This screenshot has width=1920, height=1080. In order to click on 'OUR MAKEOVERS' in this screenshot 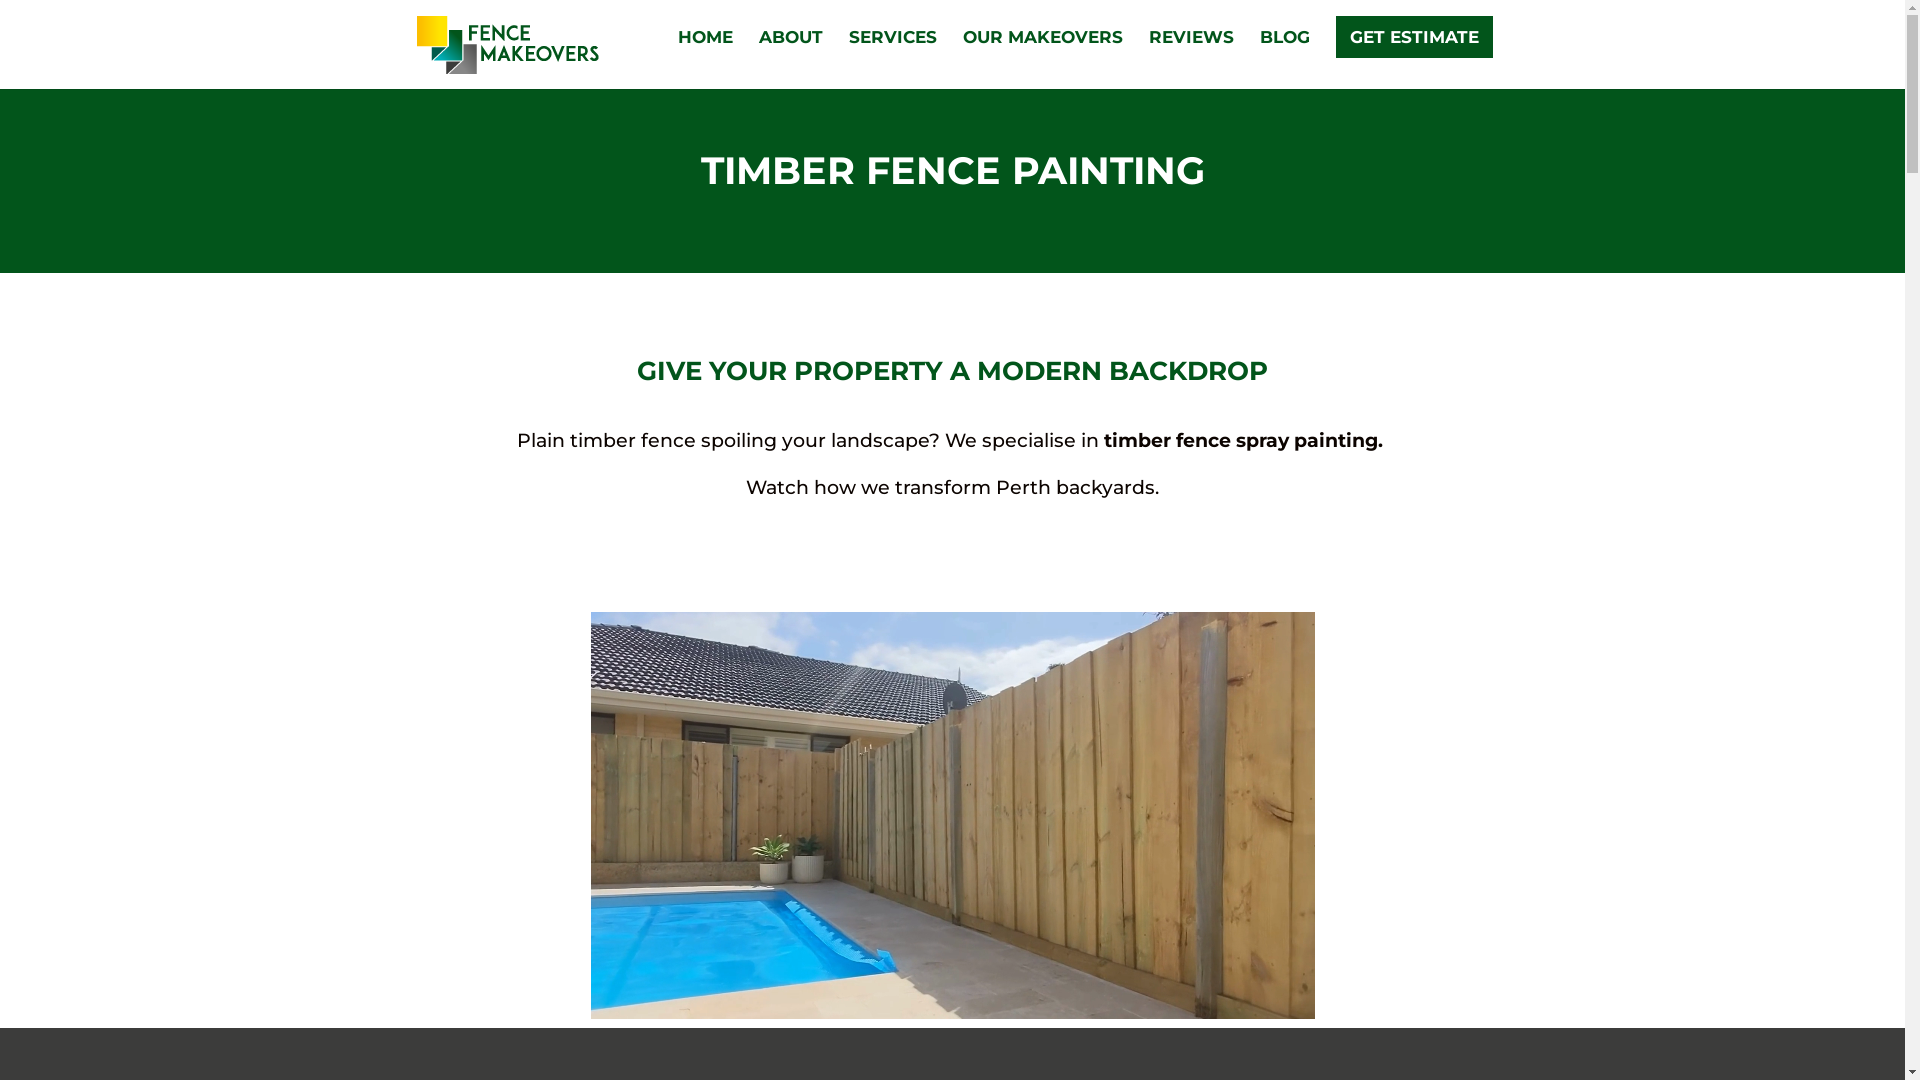, I will do `click(1040, 58)`.